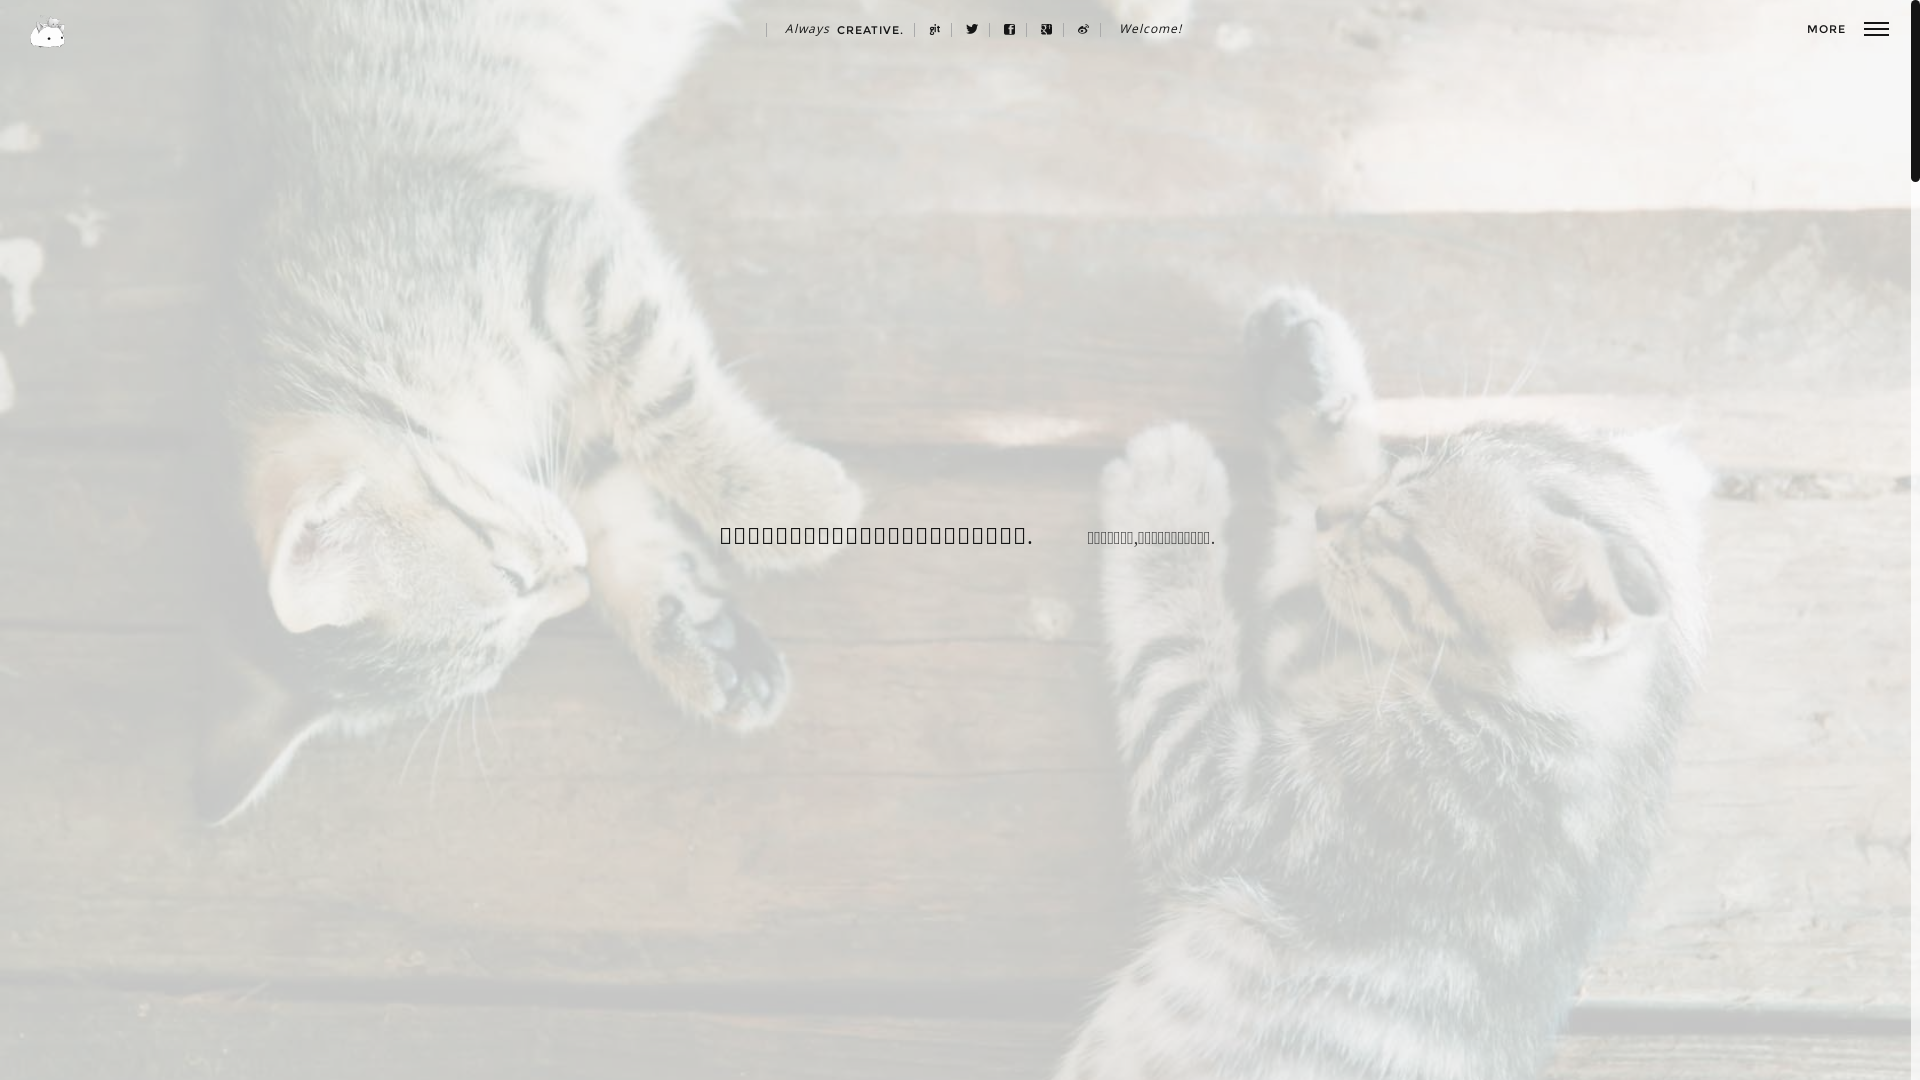 This screenshot has height=1080, width=1920. I want to click on 'Twitter', so click(973, 30).